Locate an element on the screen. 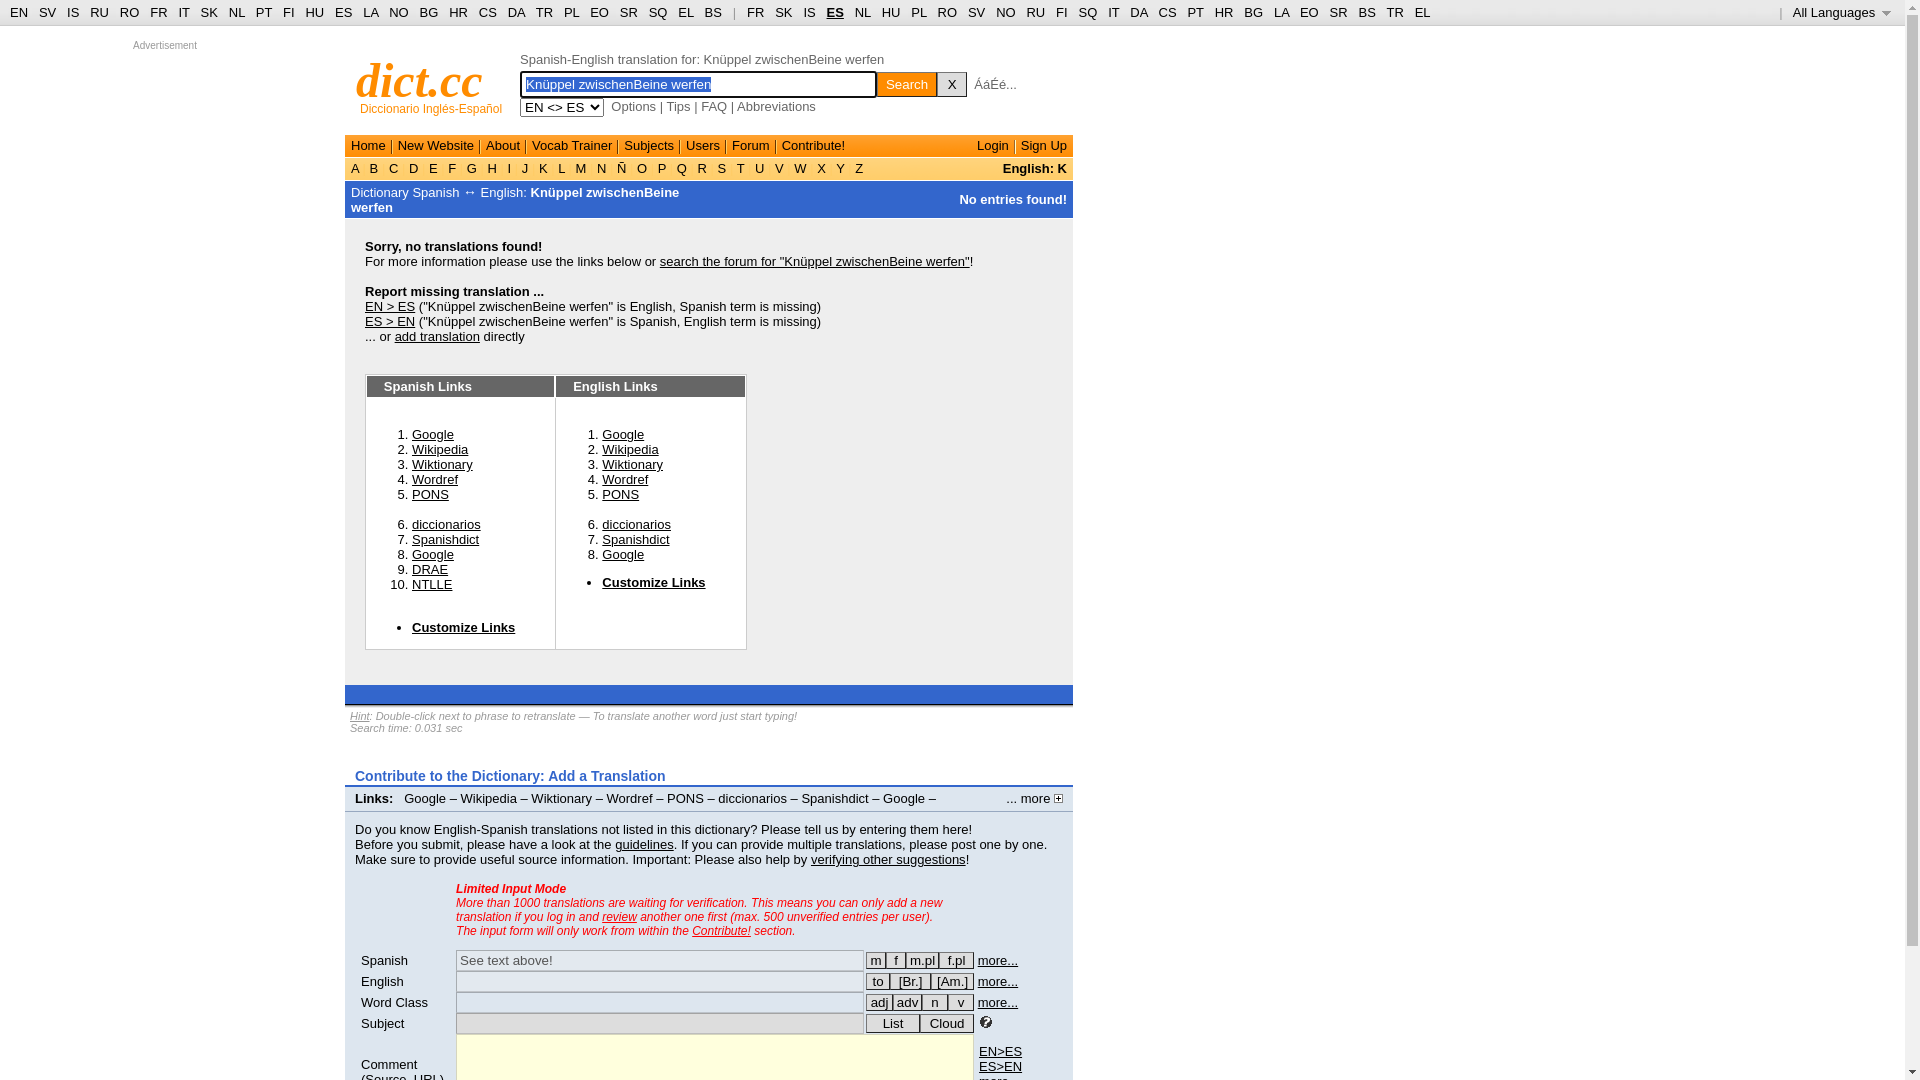 This screenshot has height=1080, width=1920. 'more...' is located at coordinates (998, 980).